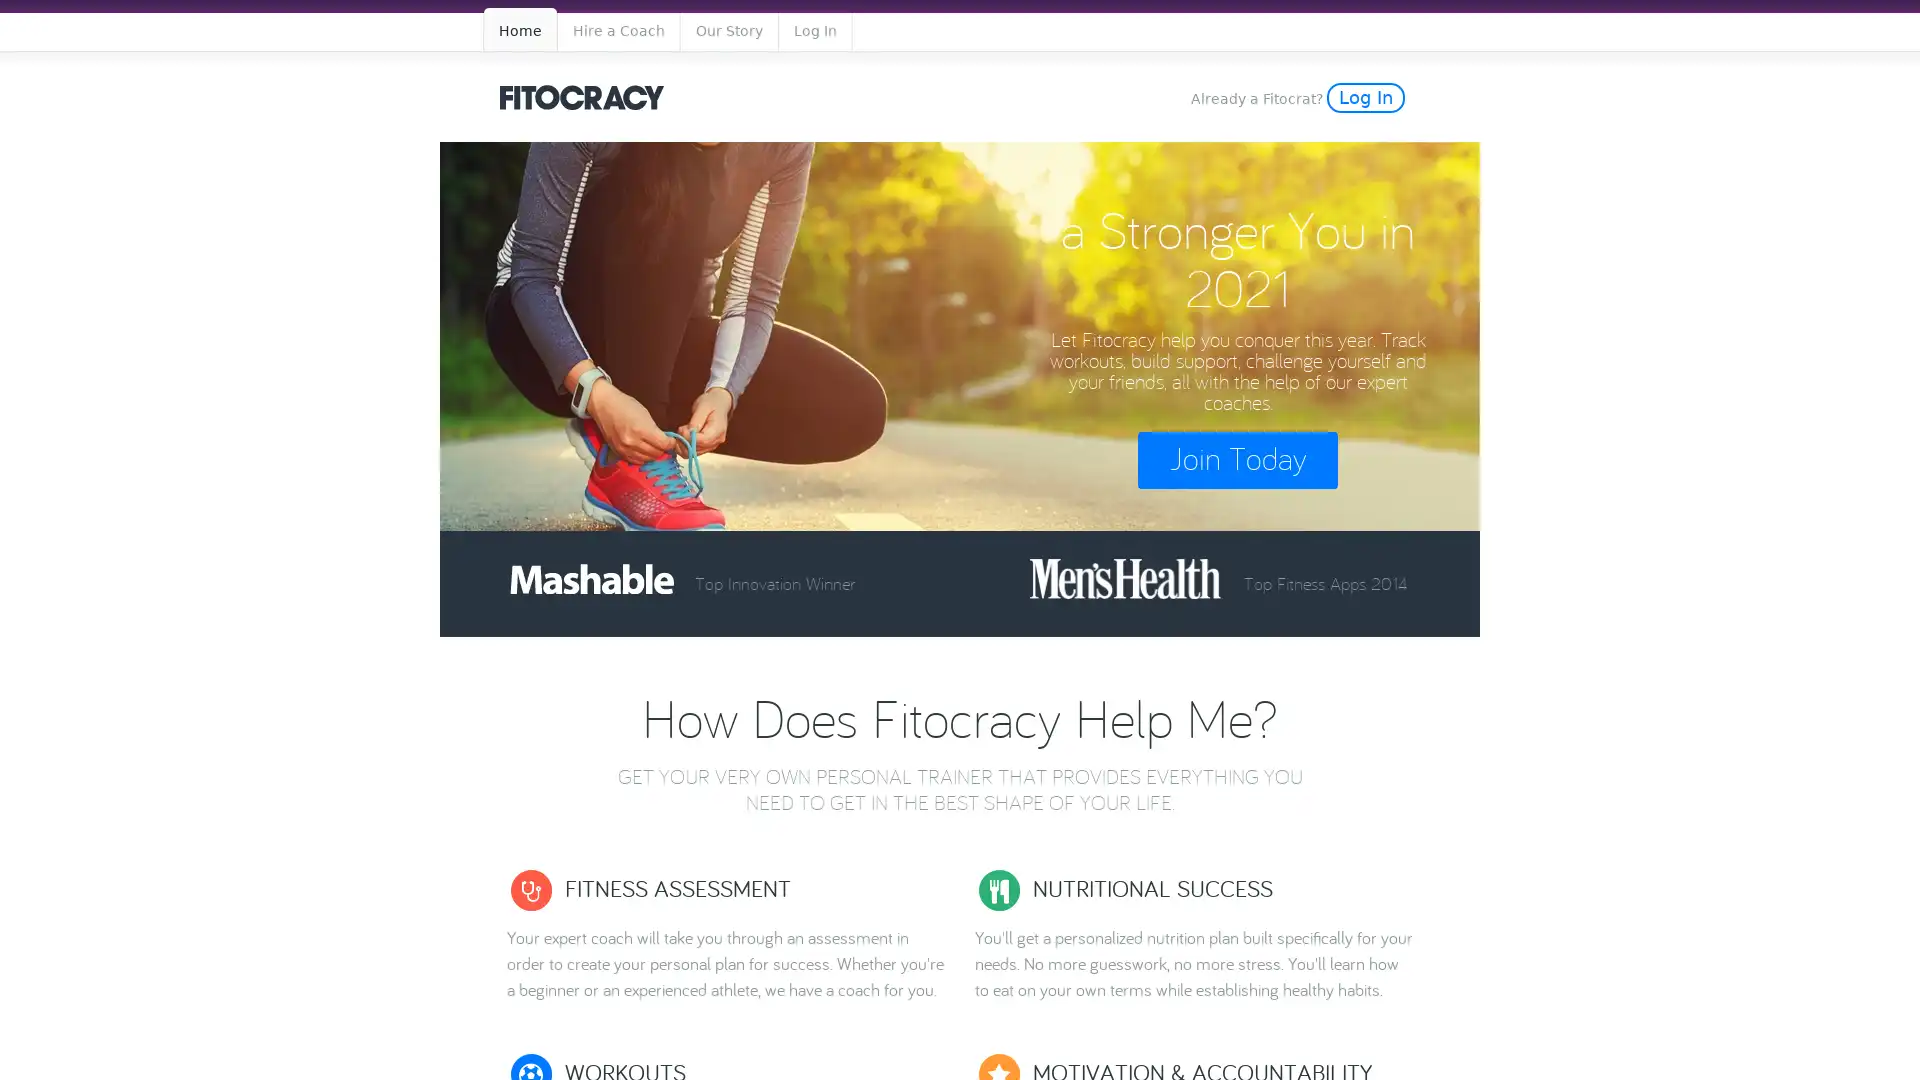  Describe the element at coordinates (1237, 459) in the screenshot. I see `Join Today` at that location.